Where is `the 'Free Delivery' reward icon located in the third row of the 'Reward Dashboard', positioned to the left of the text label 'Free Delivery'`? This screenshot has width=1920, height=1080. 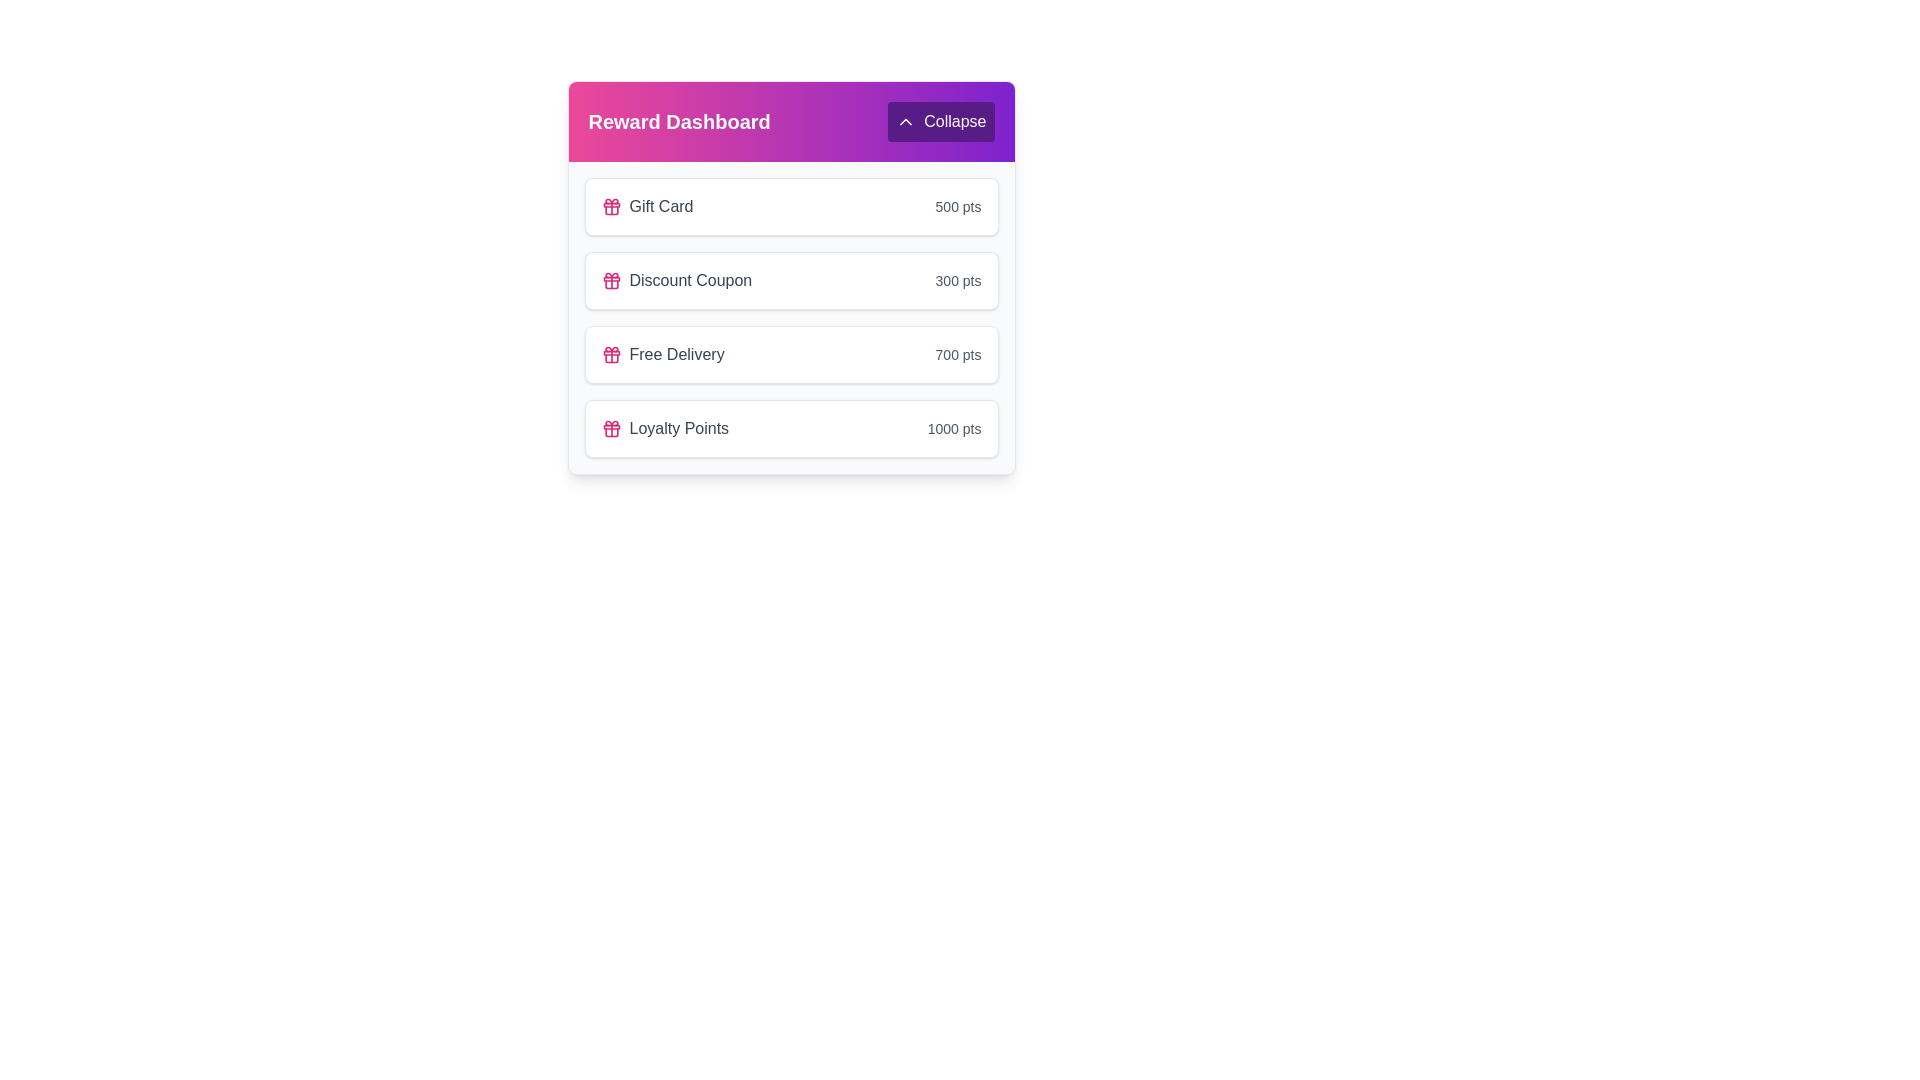
the 'Free Delivery' reward icon located in the third row of the 'Reward Dashboard', positioned to the left of the text label 'Free Delivery' is located at coordinates (610, 353).